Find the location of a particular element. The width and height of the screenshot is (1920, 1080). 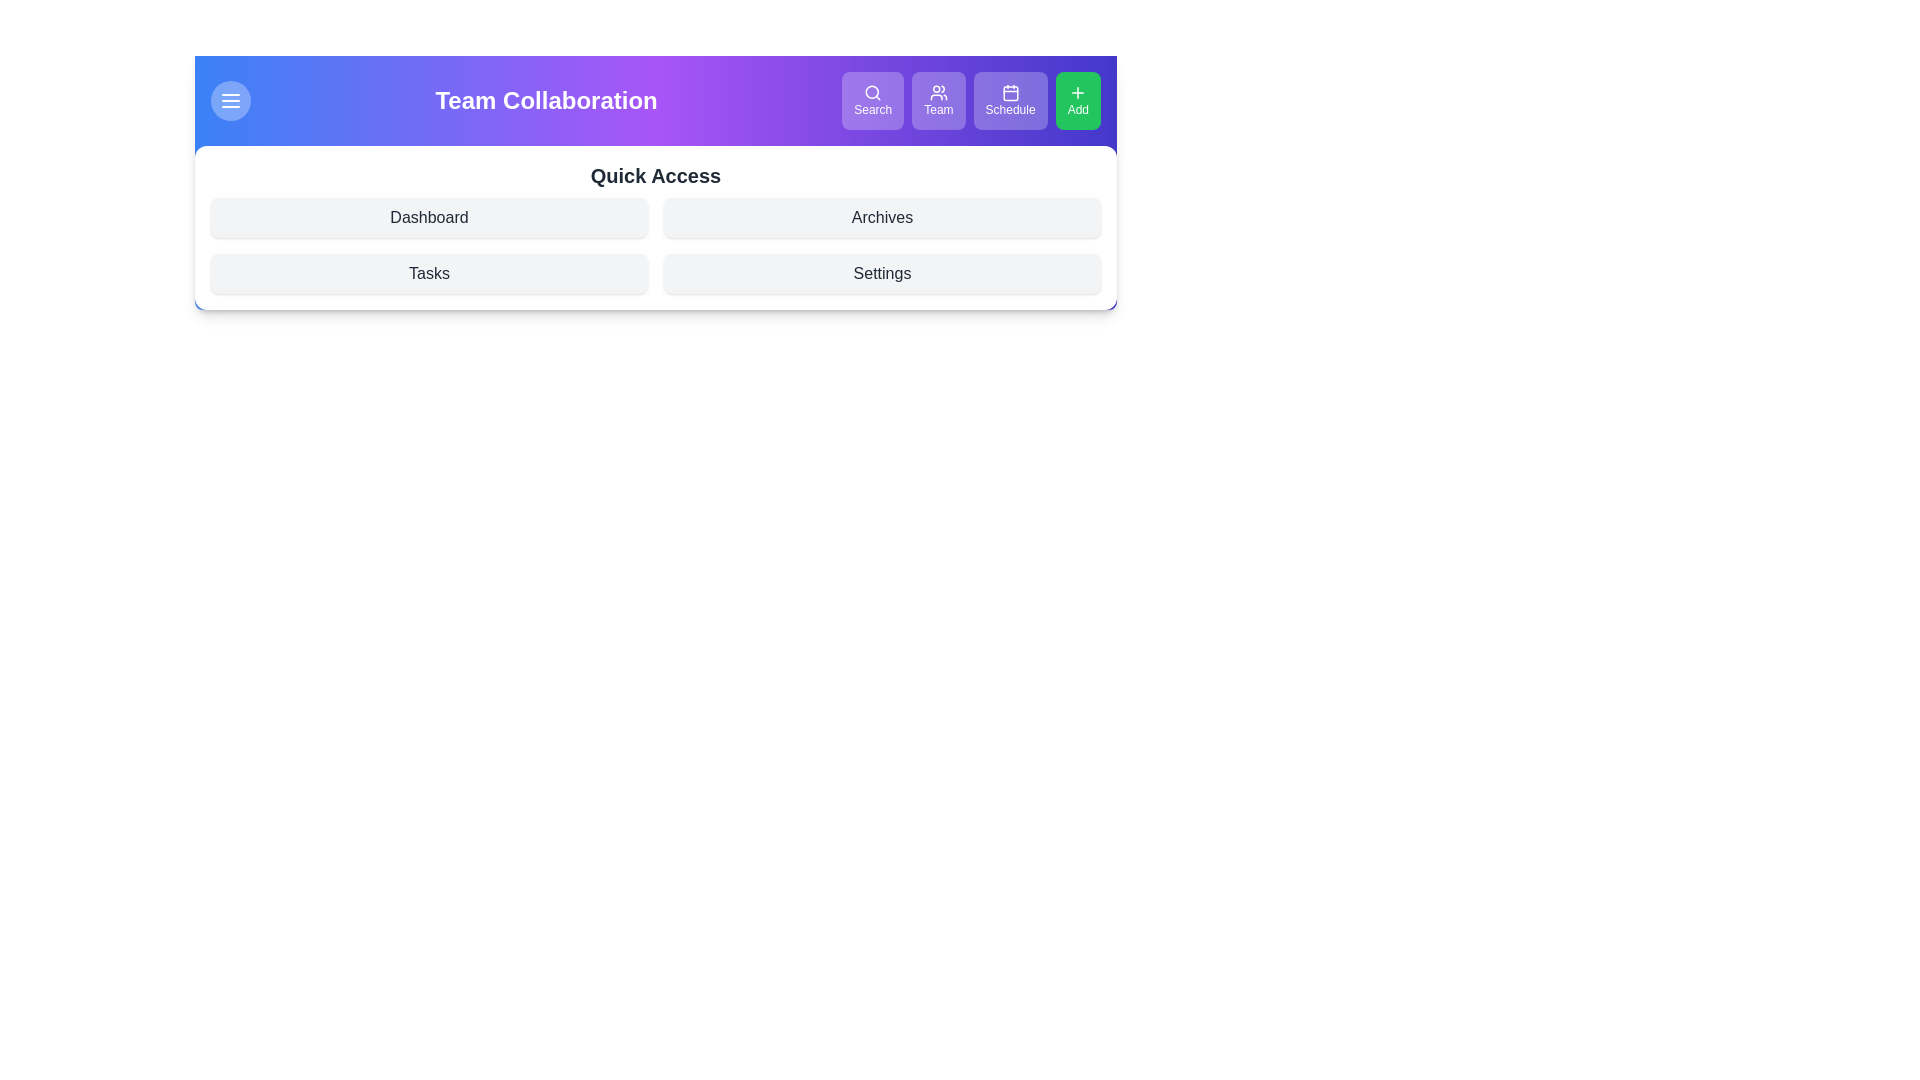

the Search button in the navigation bar is located at coordinates (873, 100).